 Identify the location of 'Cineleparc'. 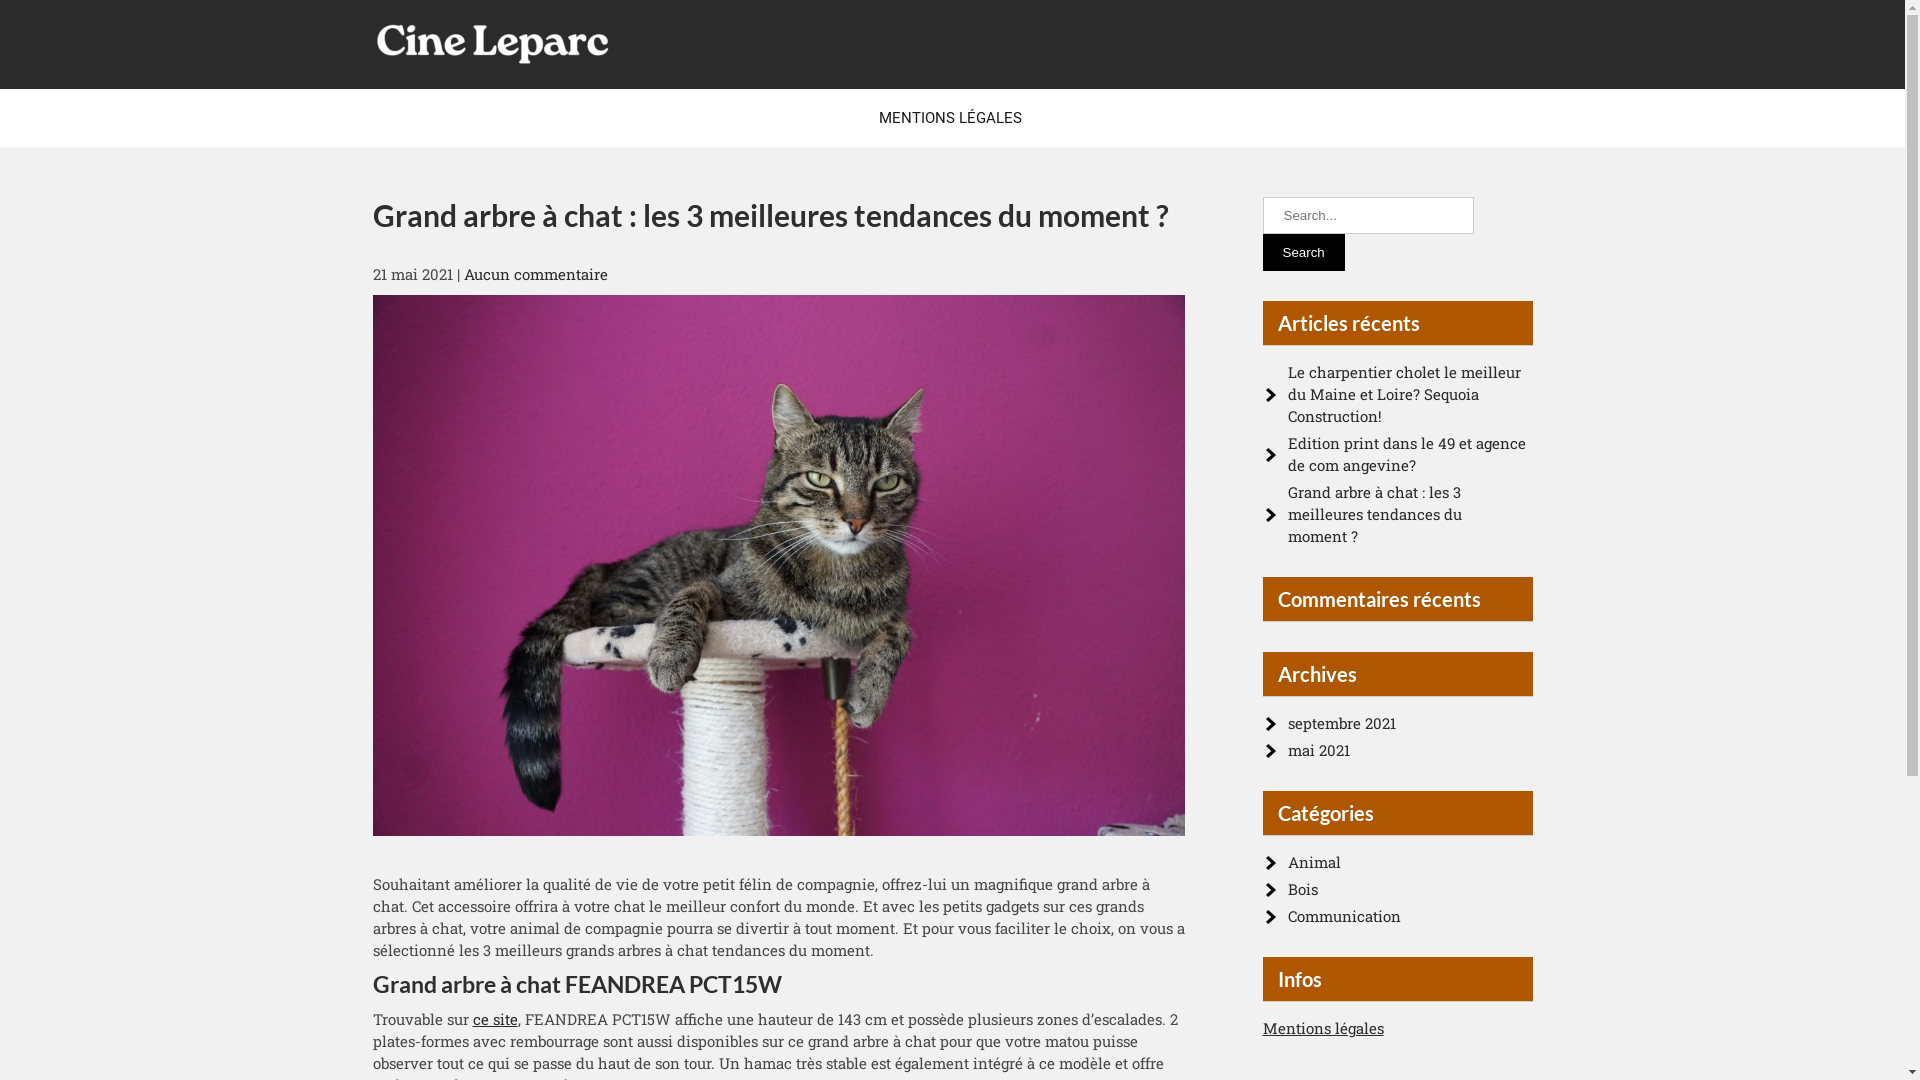
(454, 91).